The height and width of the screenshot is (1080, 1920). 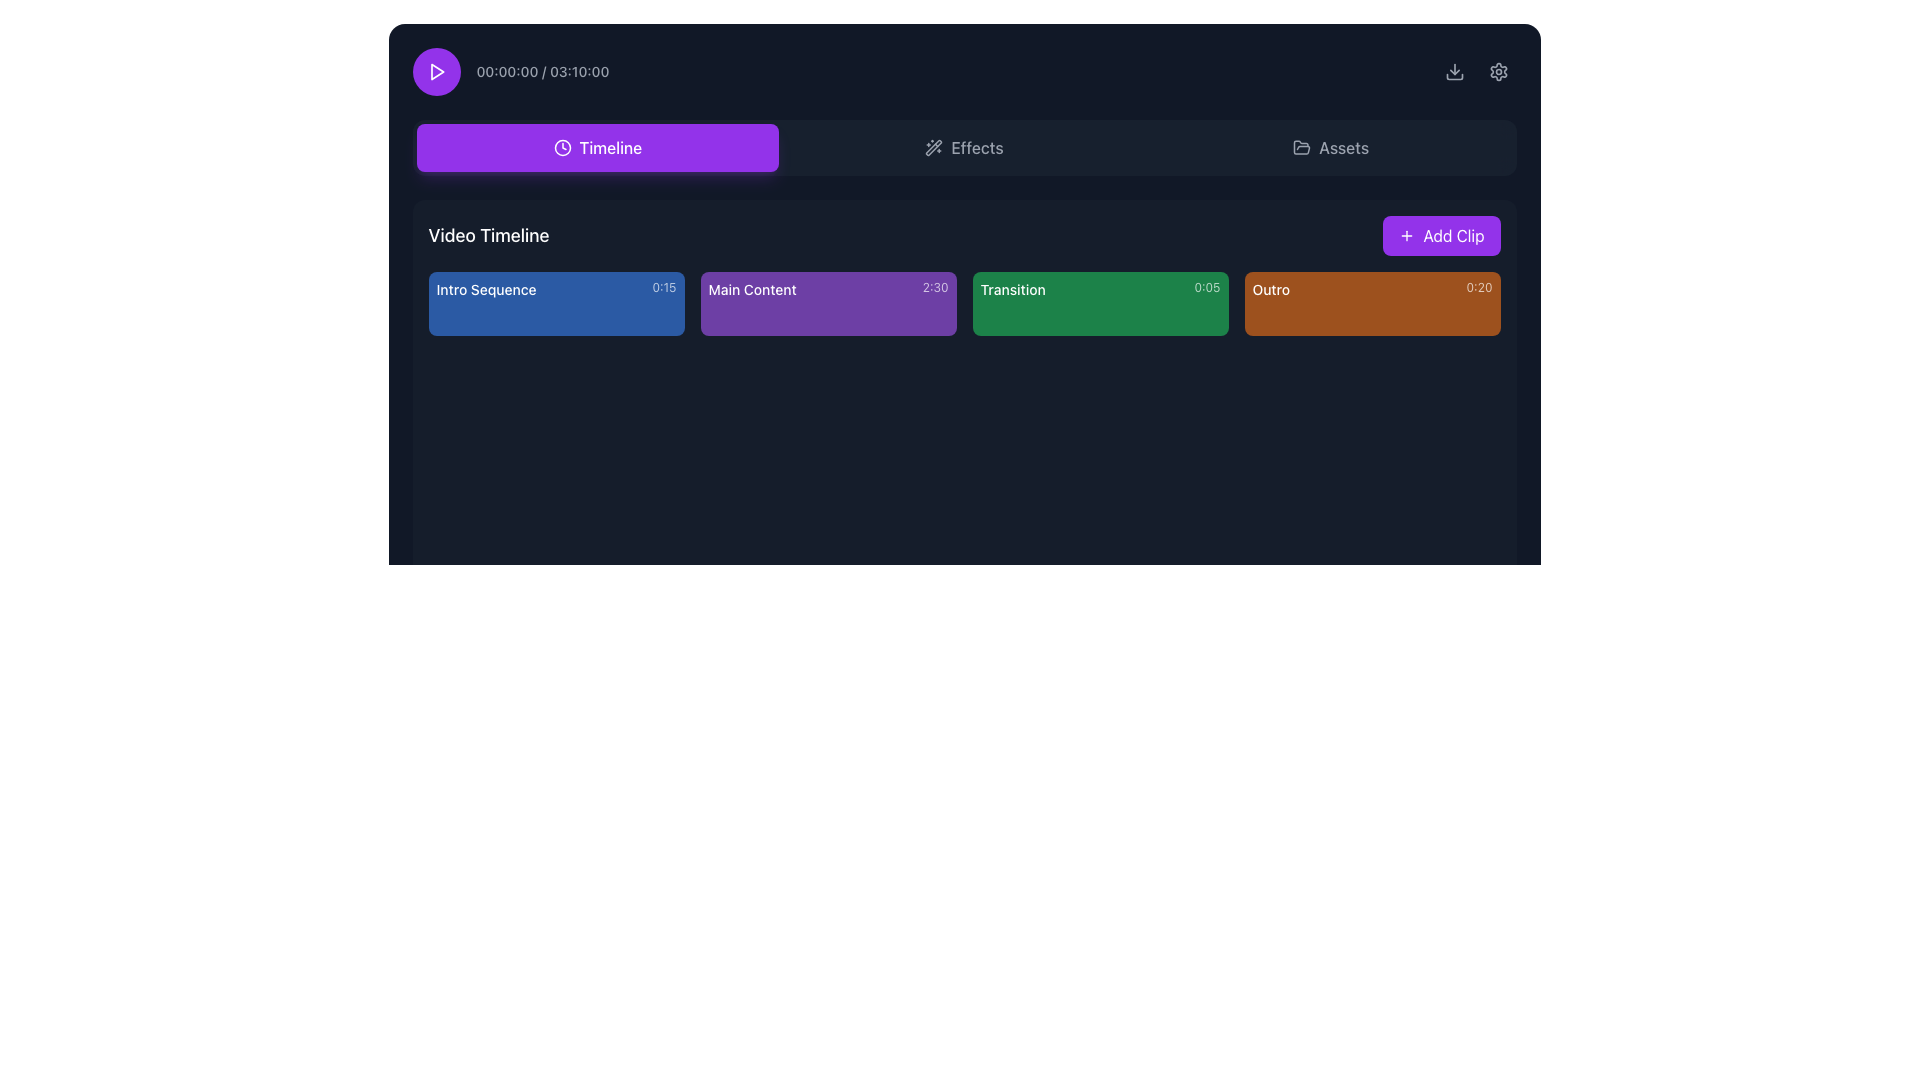 I want to click on the static text label displaying '00:00:00 / 03:10:00', which is styled with a smaller font size, medium weight, and light gray color, located in the upper section of the interface, adjacent to the circular play button, so click(x=542, y=71).